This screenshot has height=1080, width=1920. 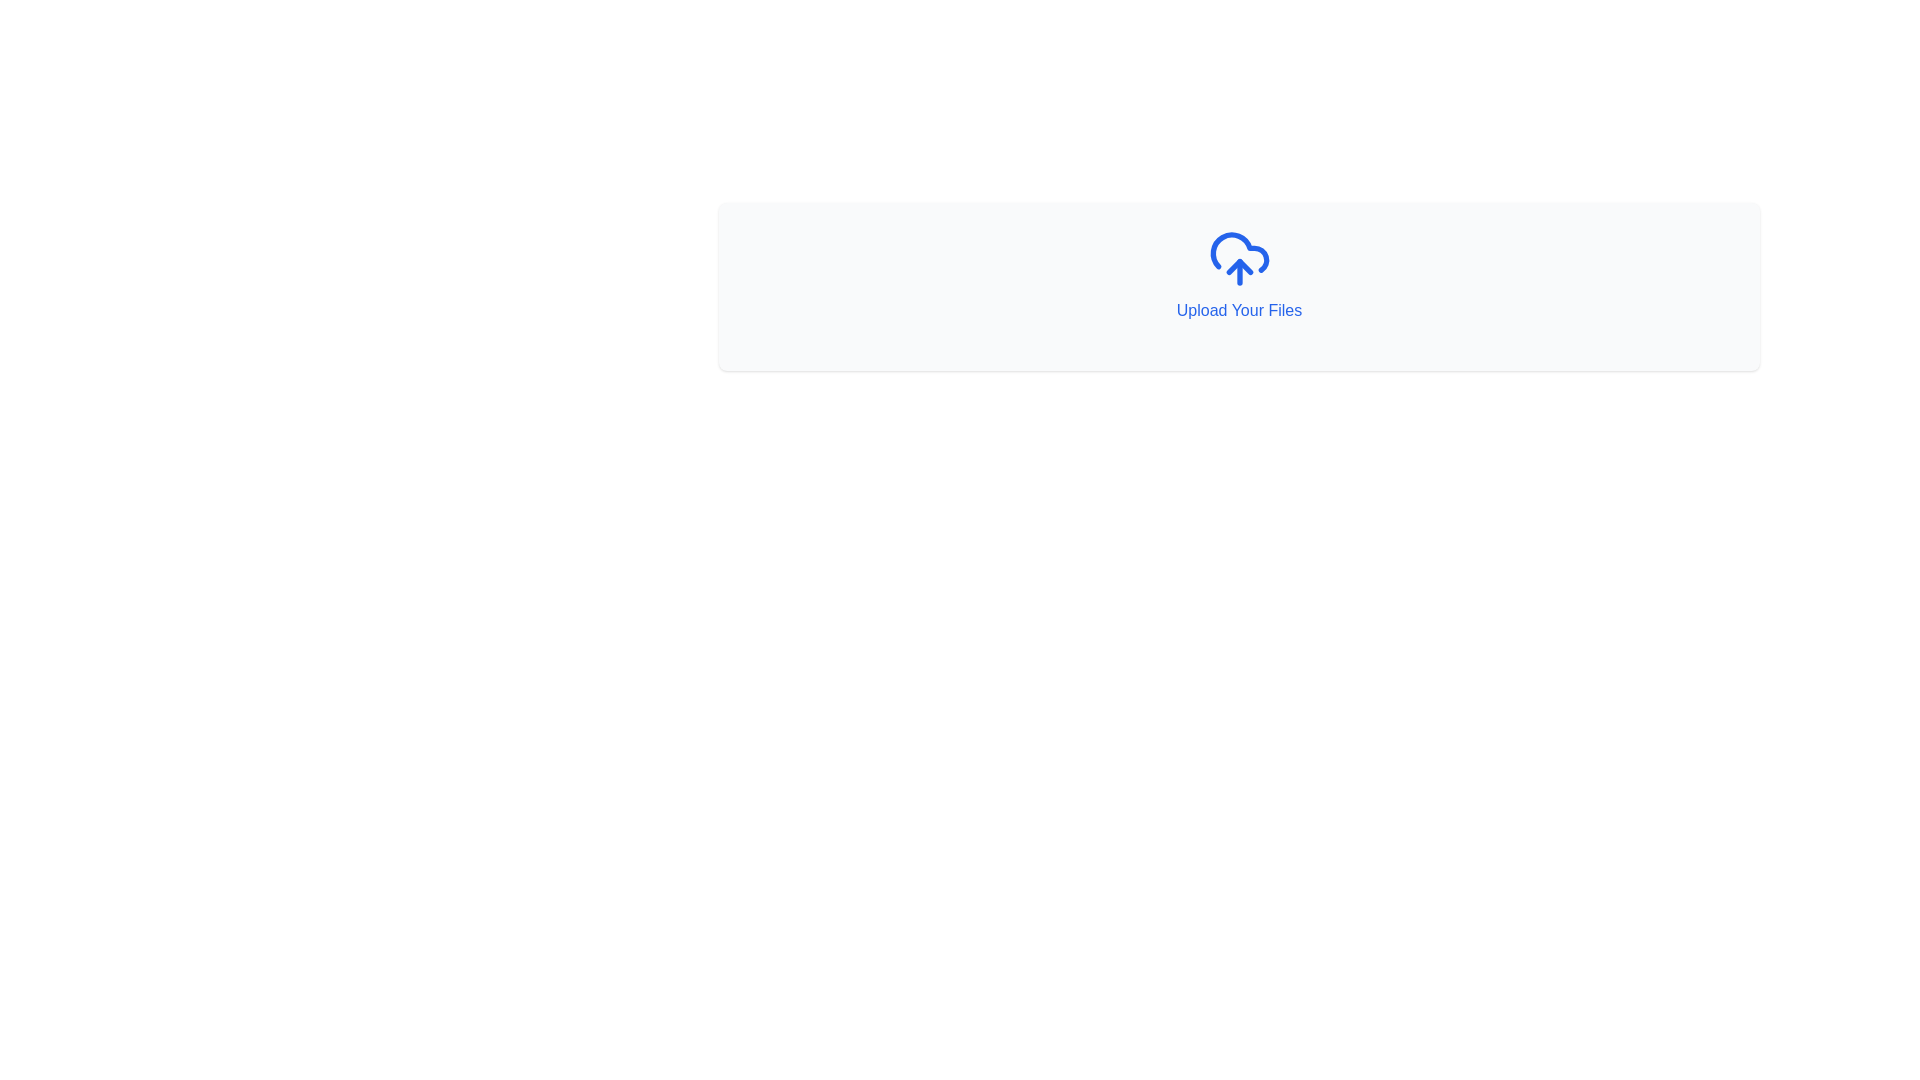 What do you see at coordinates (1238, 265) in the screenshot?
I see `the upload icon located centrally within the cloud graphic, positioned near the lower portion of the cloud` at bounding box center [1238, 265].